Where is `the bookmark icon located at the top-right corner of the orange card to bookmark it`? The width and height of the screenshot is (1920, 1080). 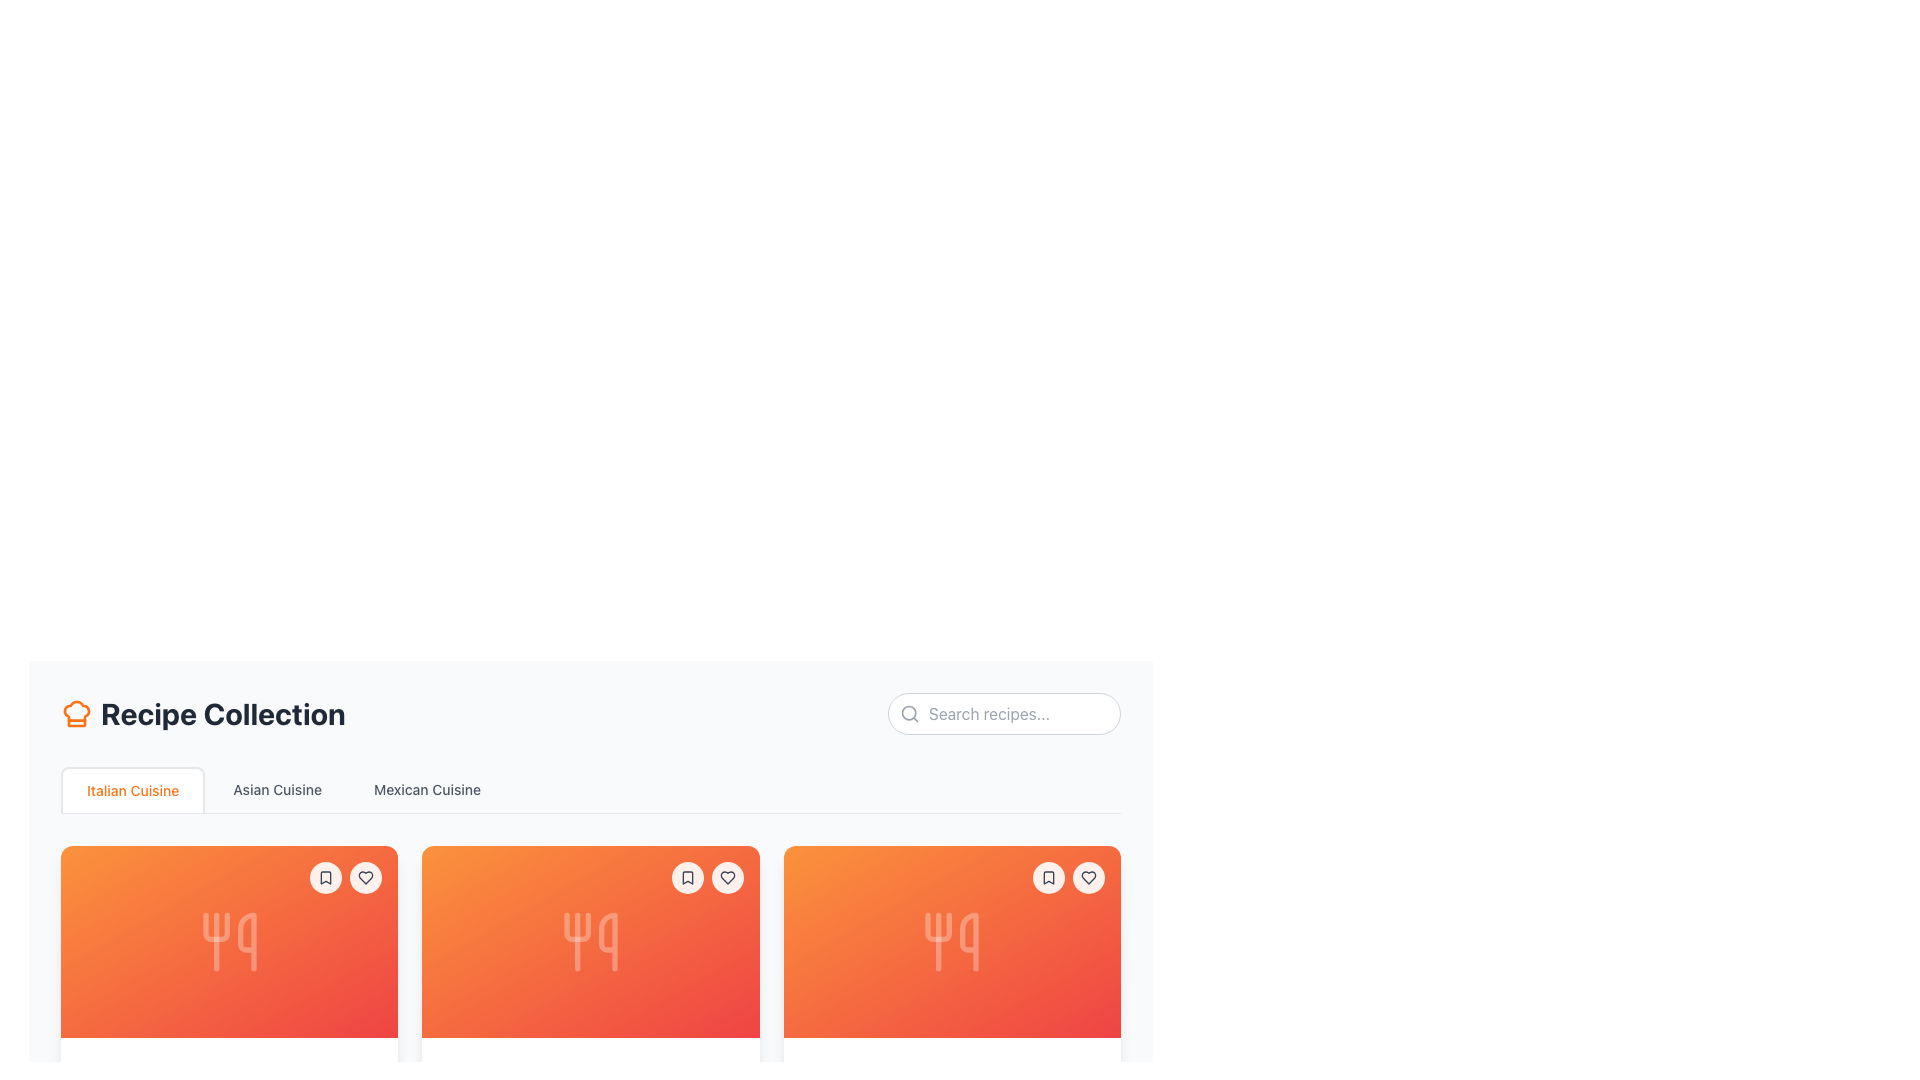 the bookmark icon located at the top-right corner of the orange card to bookmark it is located at coordinates (1048, 877).